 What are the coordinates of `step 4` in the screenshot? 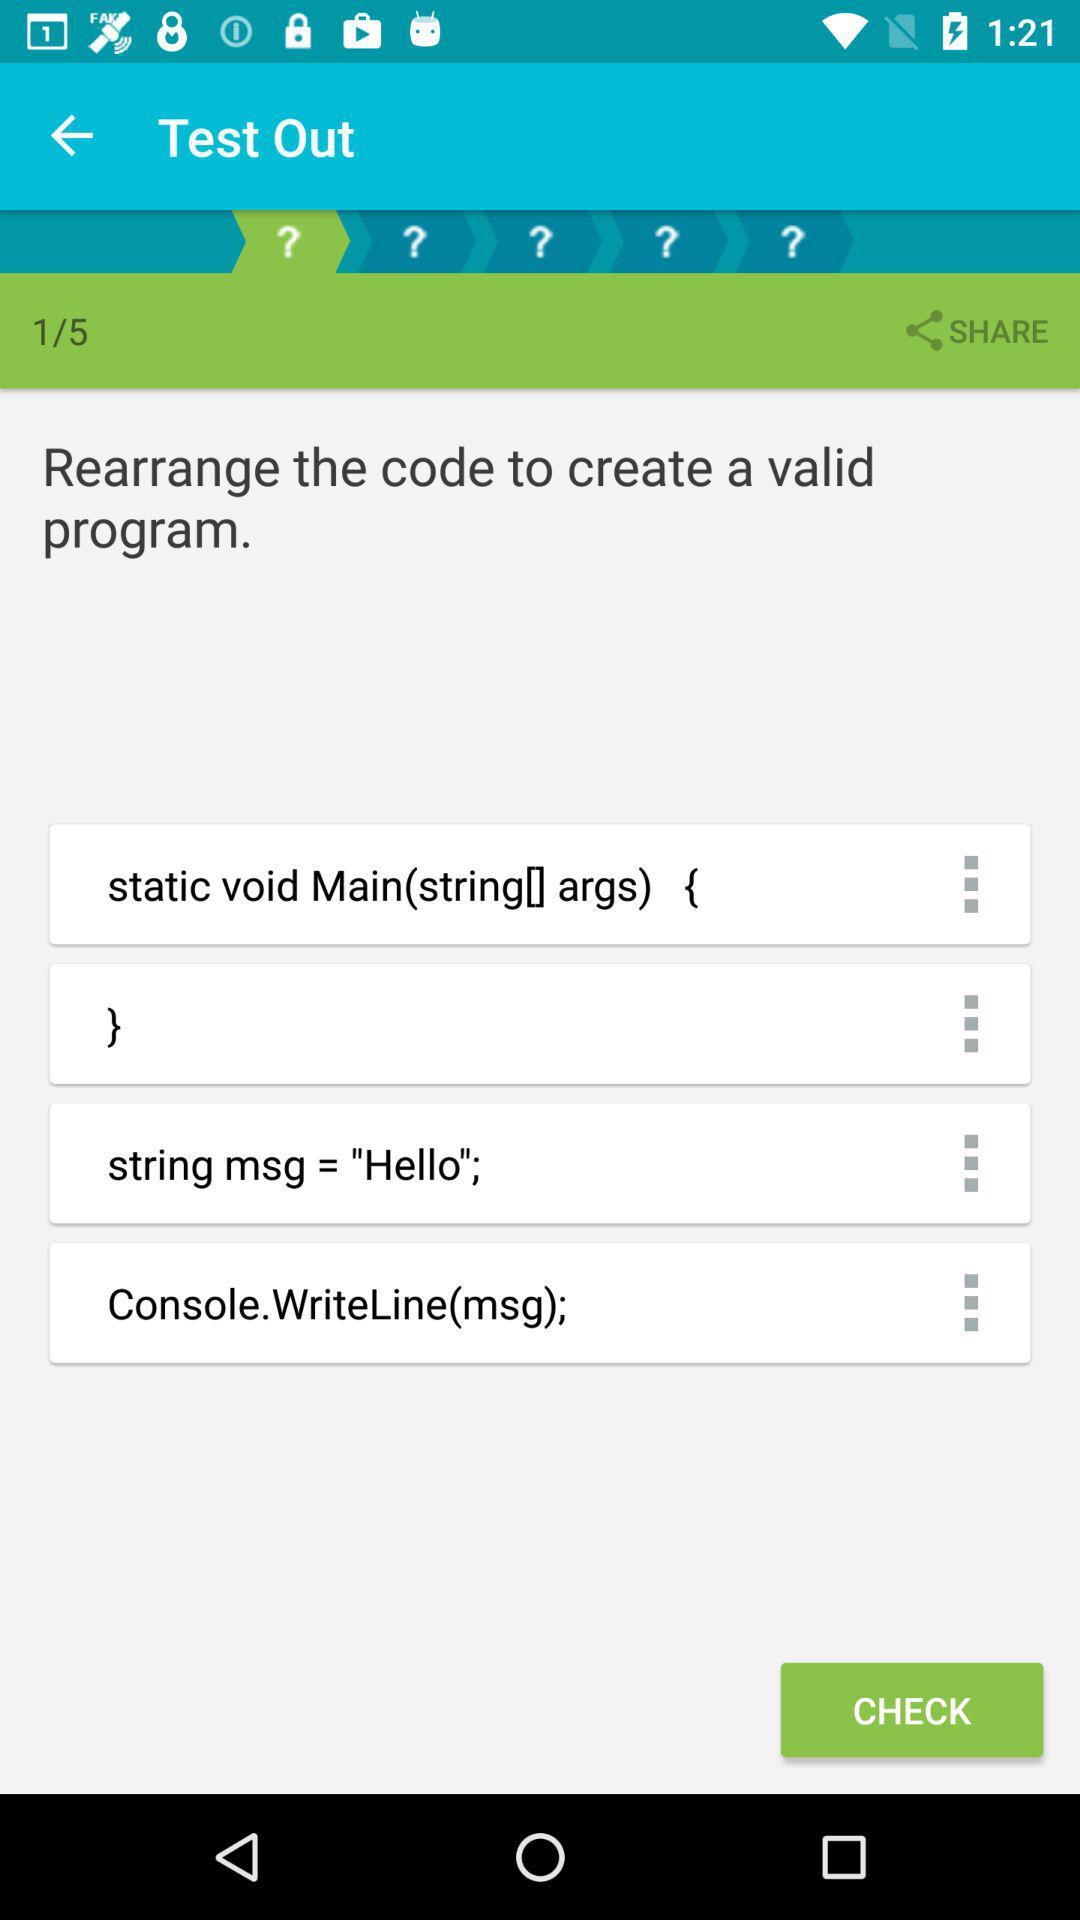 It's located at (666, 240).